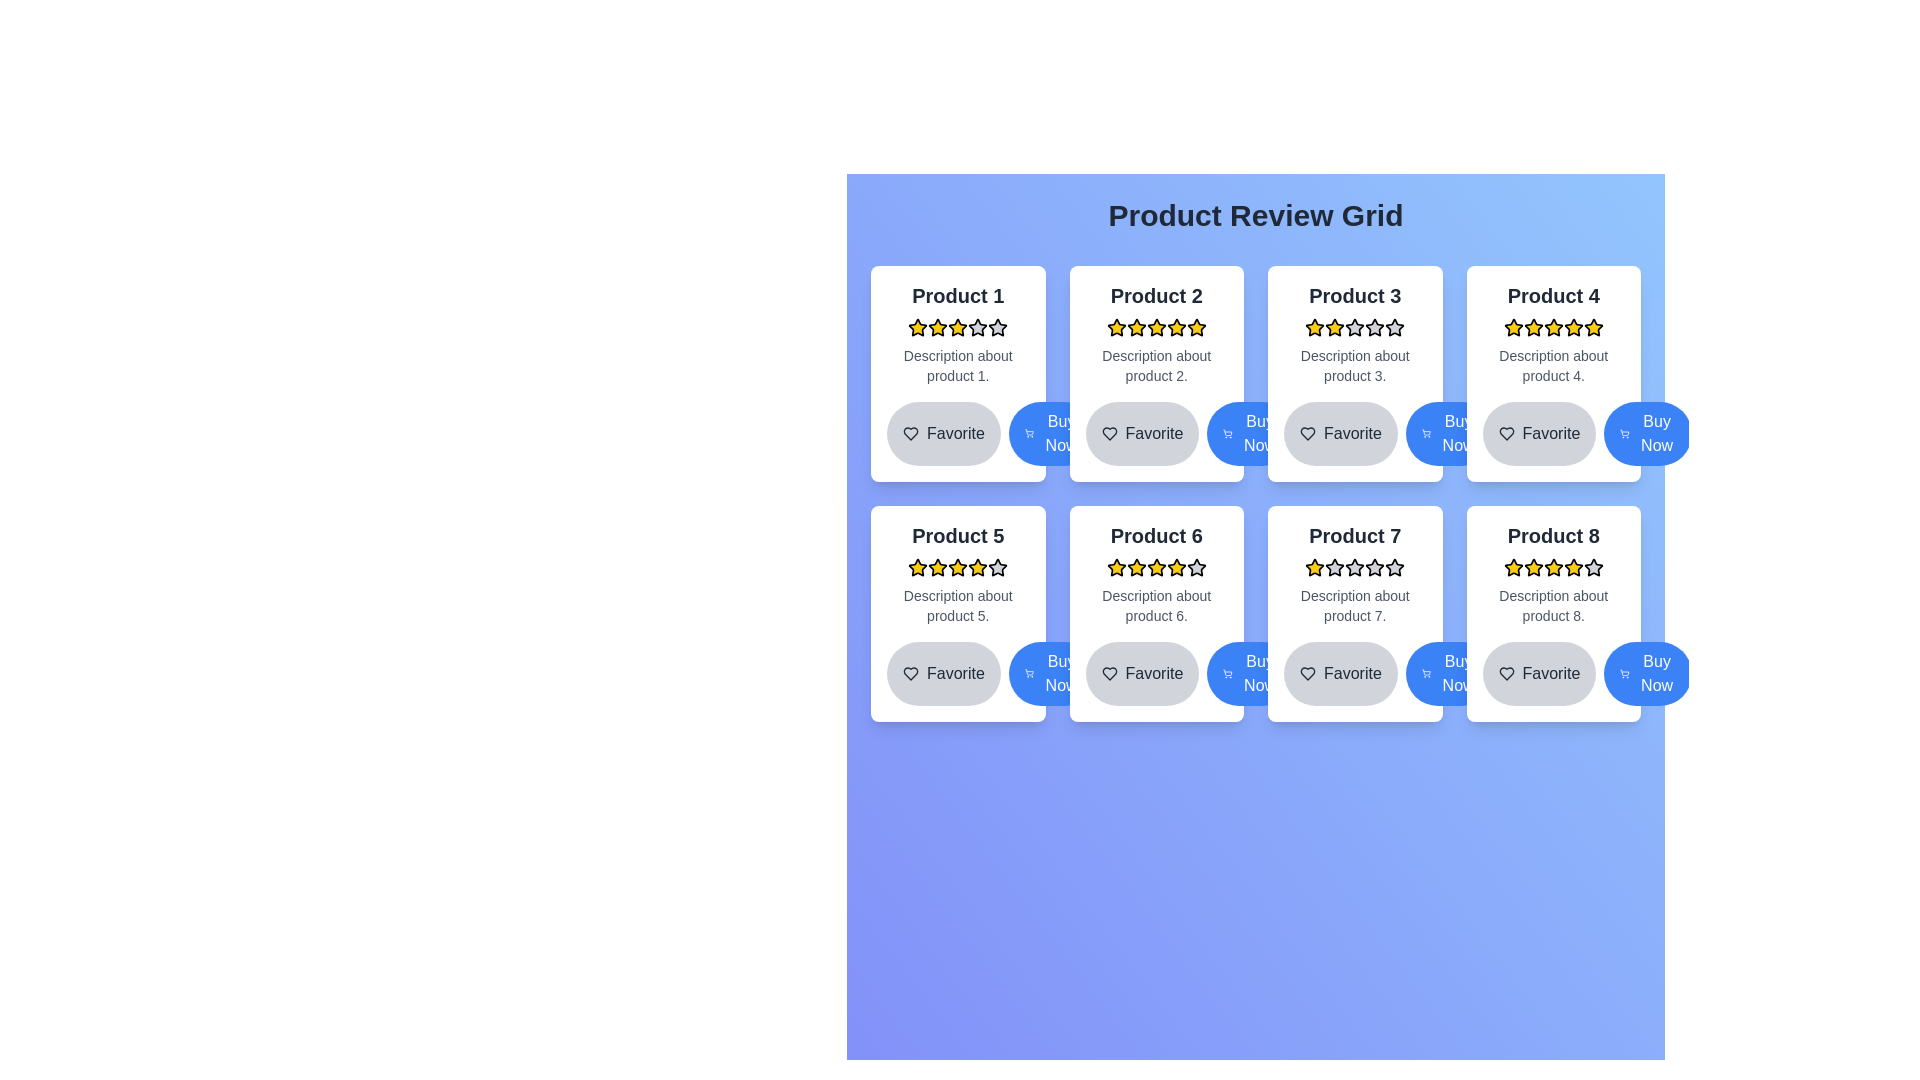 This screenshot has height=1080, width=1920. I want to click on the third star icon in the rating system for the second product card to interact with the rating system, so click(1136, 326).